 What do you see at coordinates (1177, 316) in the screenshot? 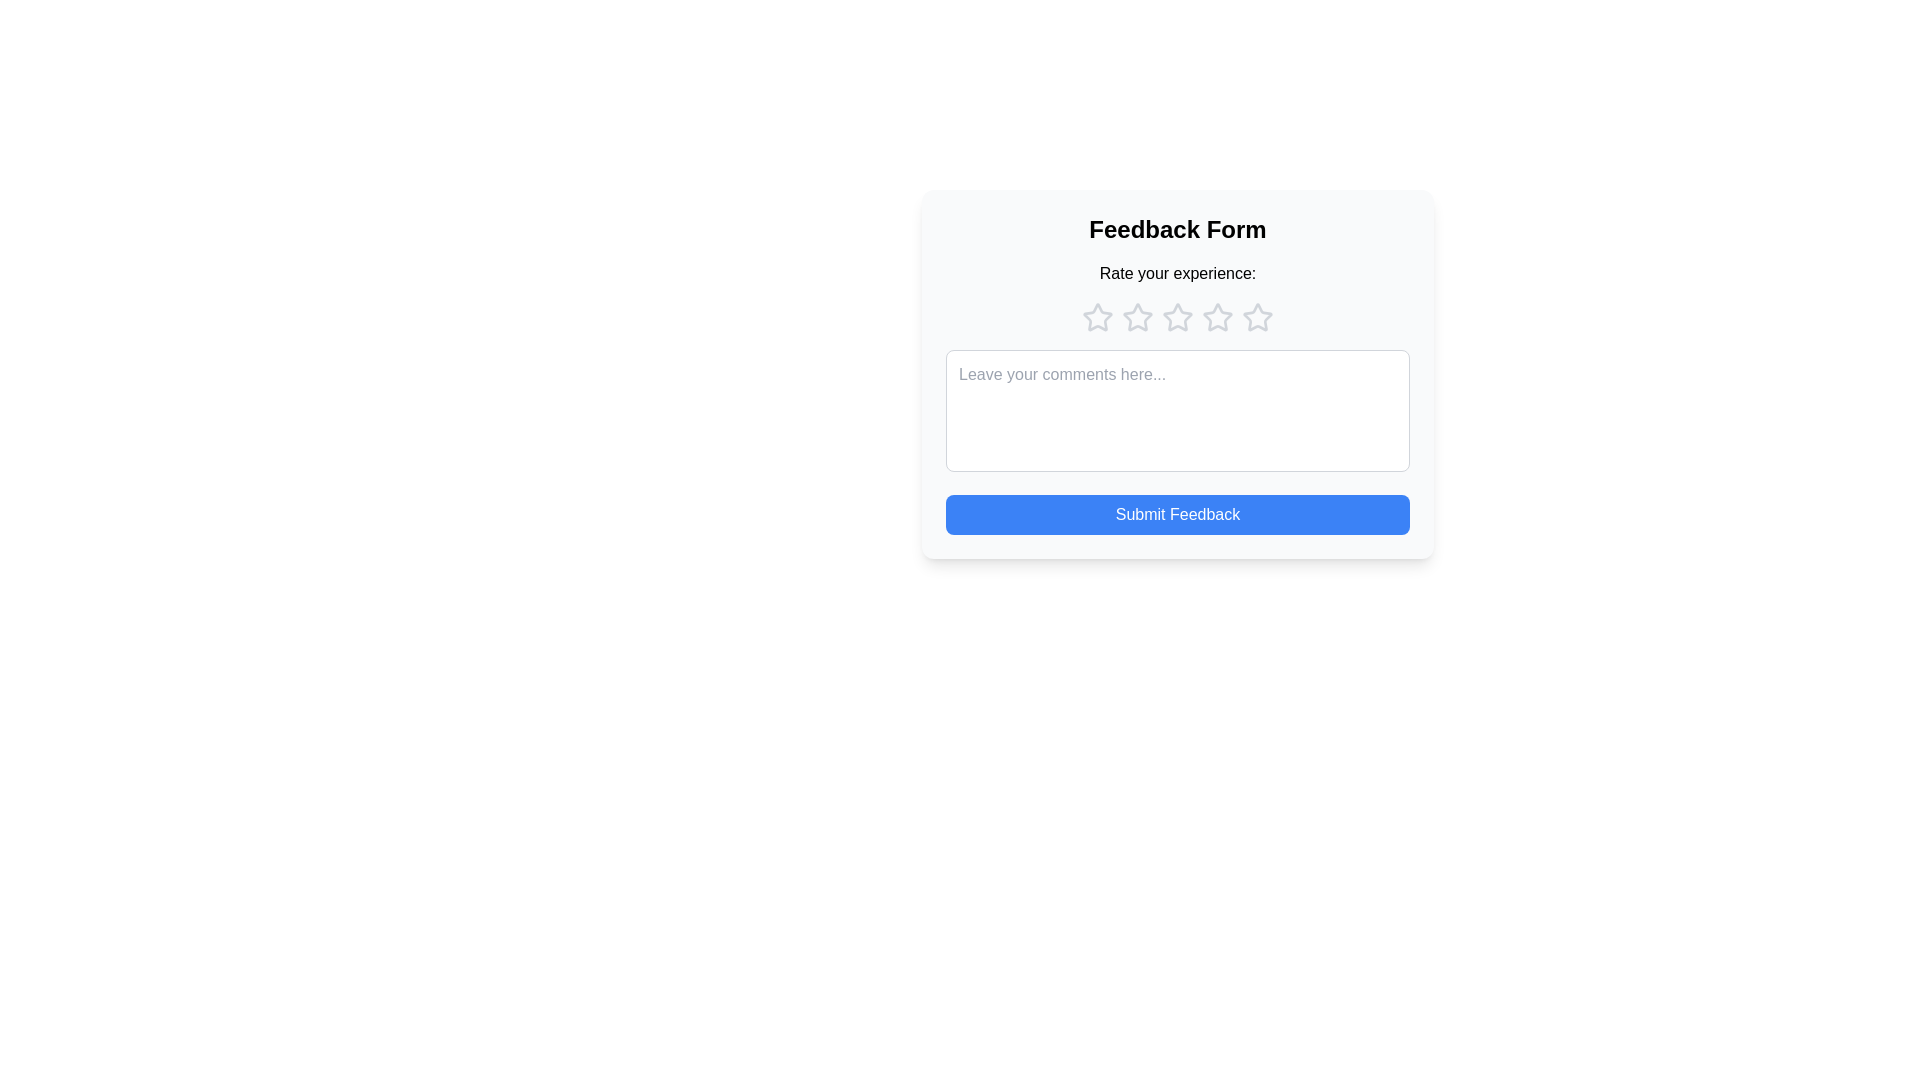
I see `the third star icon in the rating row under the label 'Rate your experience:'` at bounding box center [1177, 316].